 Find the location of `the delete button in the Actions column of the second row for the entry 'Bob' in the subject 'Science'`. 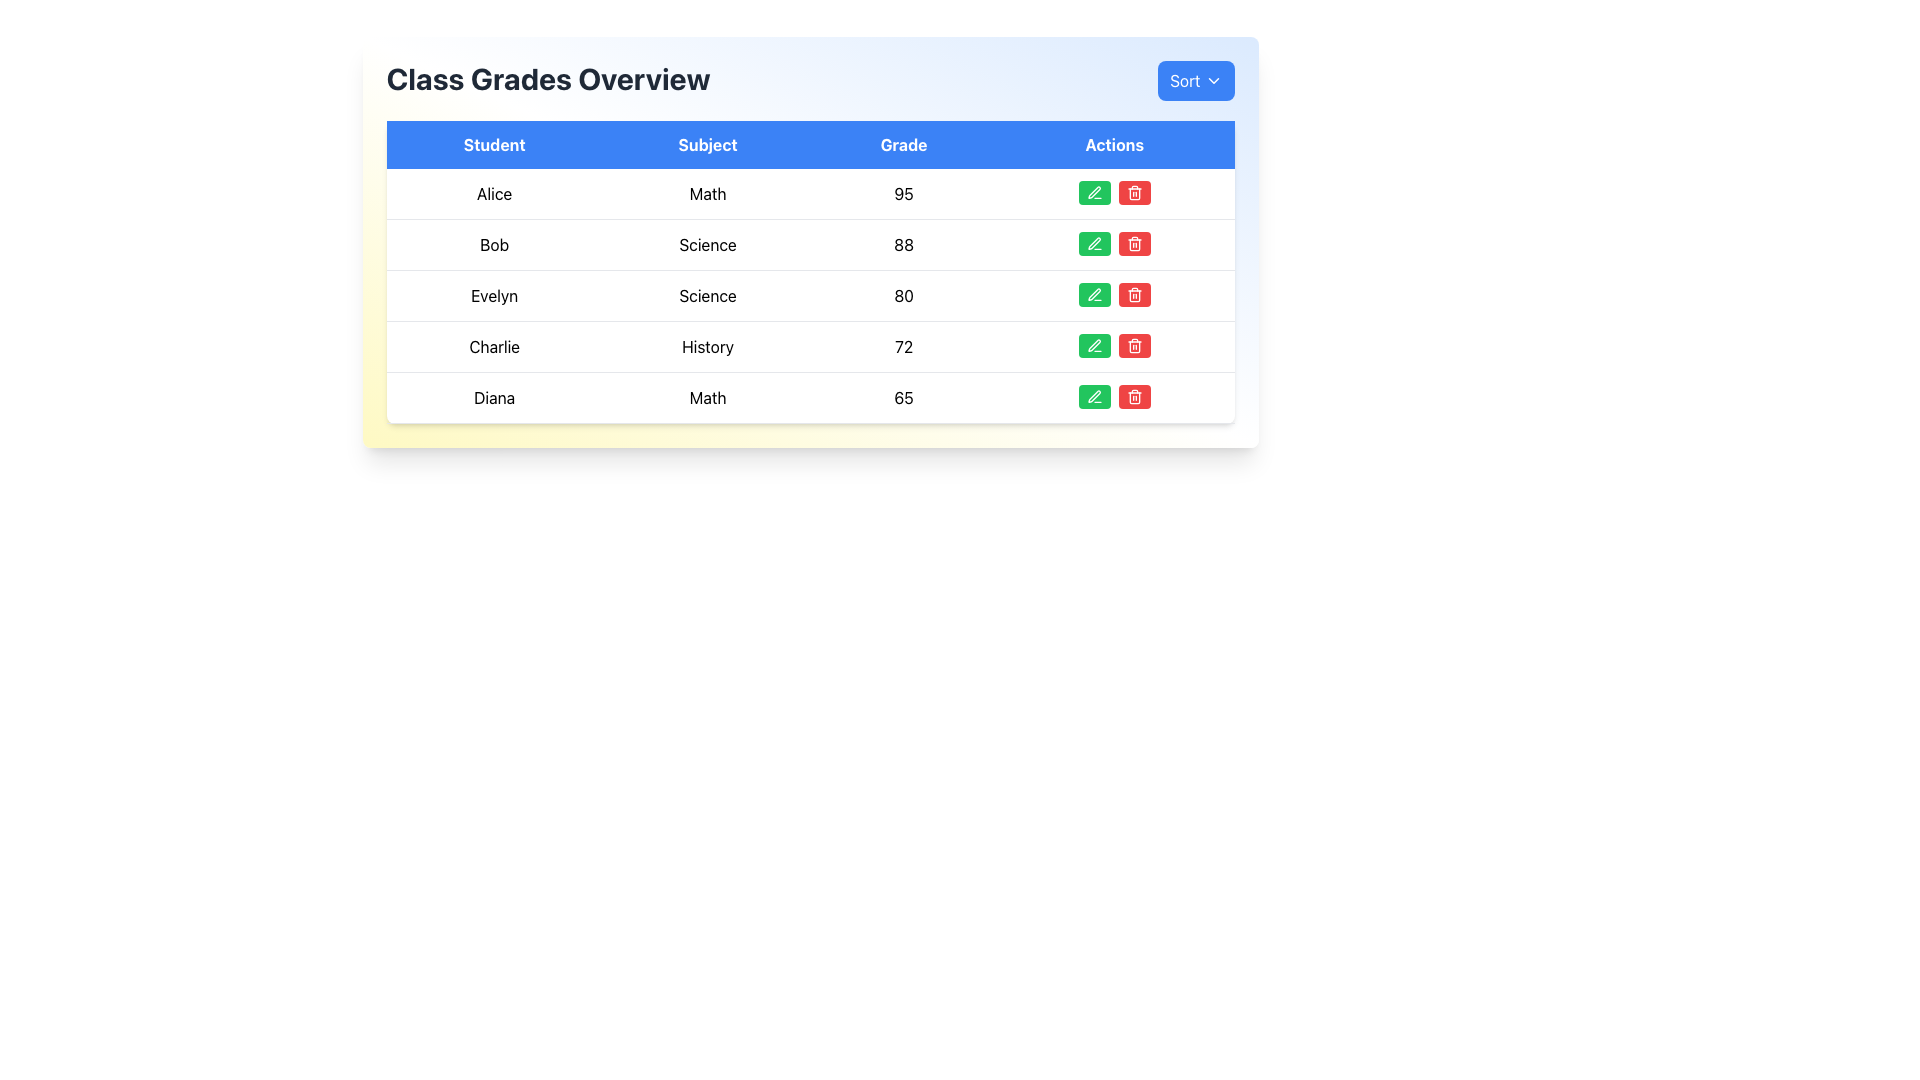

the delete button in the Actions column of the second row for the entry 'Bob' in the subject 'Science' is located at coordinates (1134, 242).